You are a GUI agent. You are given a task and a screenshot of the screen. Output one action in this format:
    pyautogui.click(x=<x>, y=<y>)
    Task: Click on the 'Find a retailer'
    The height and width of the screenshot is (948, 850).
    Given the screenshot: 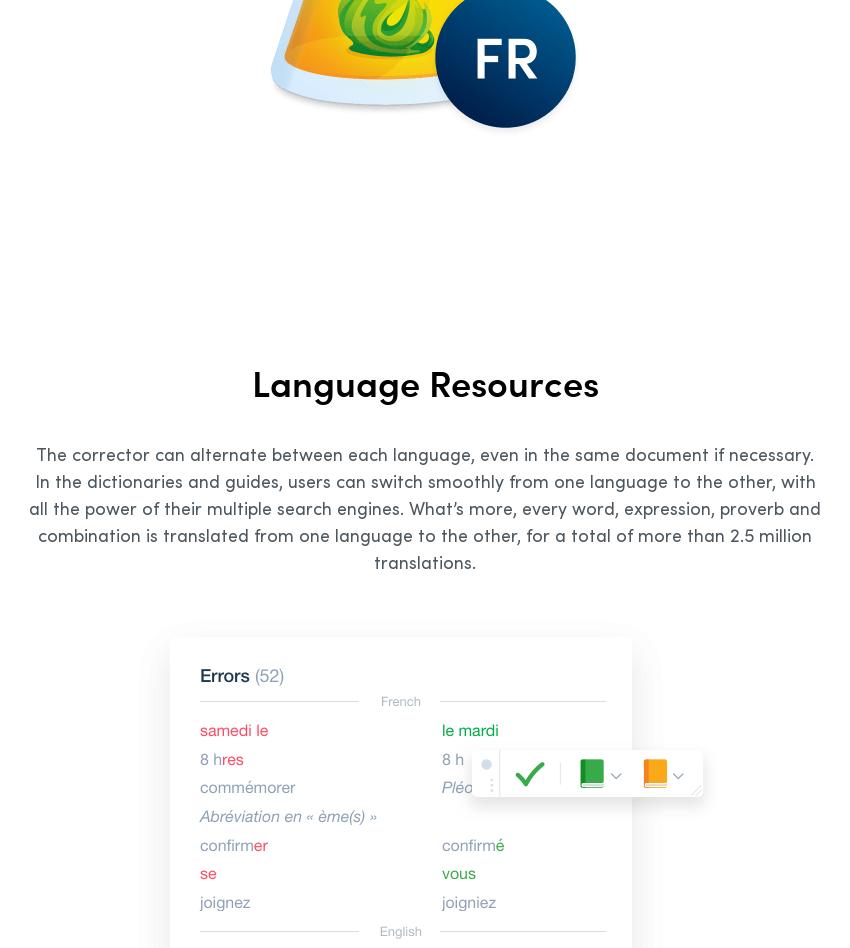 What is the action you would take?
    pyautogui.click(x=532, y=586)
    